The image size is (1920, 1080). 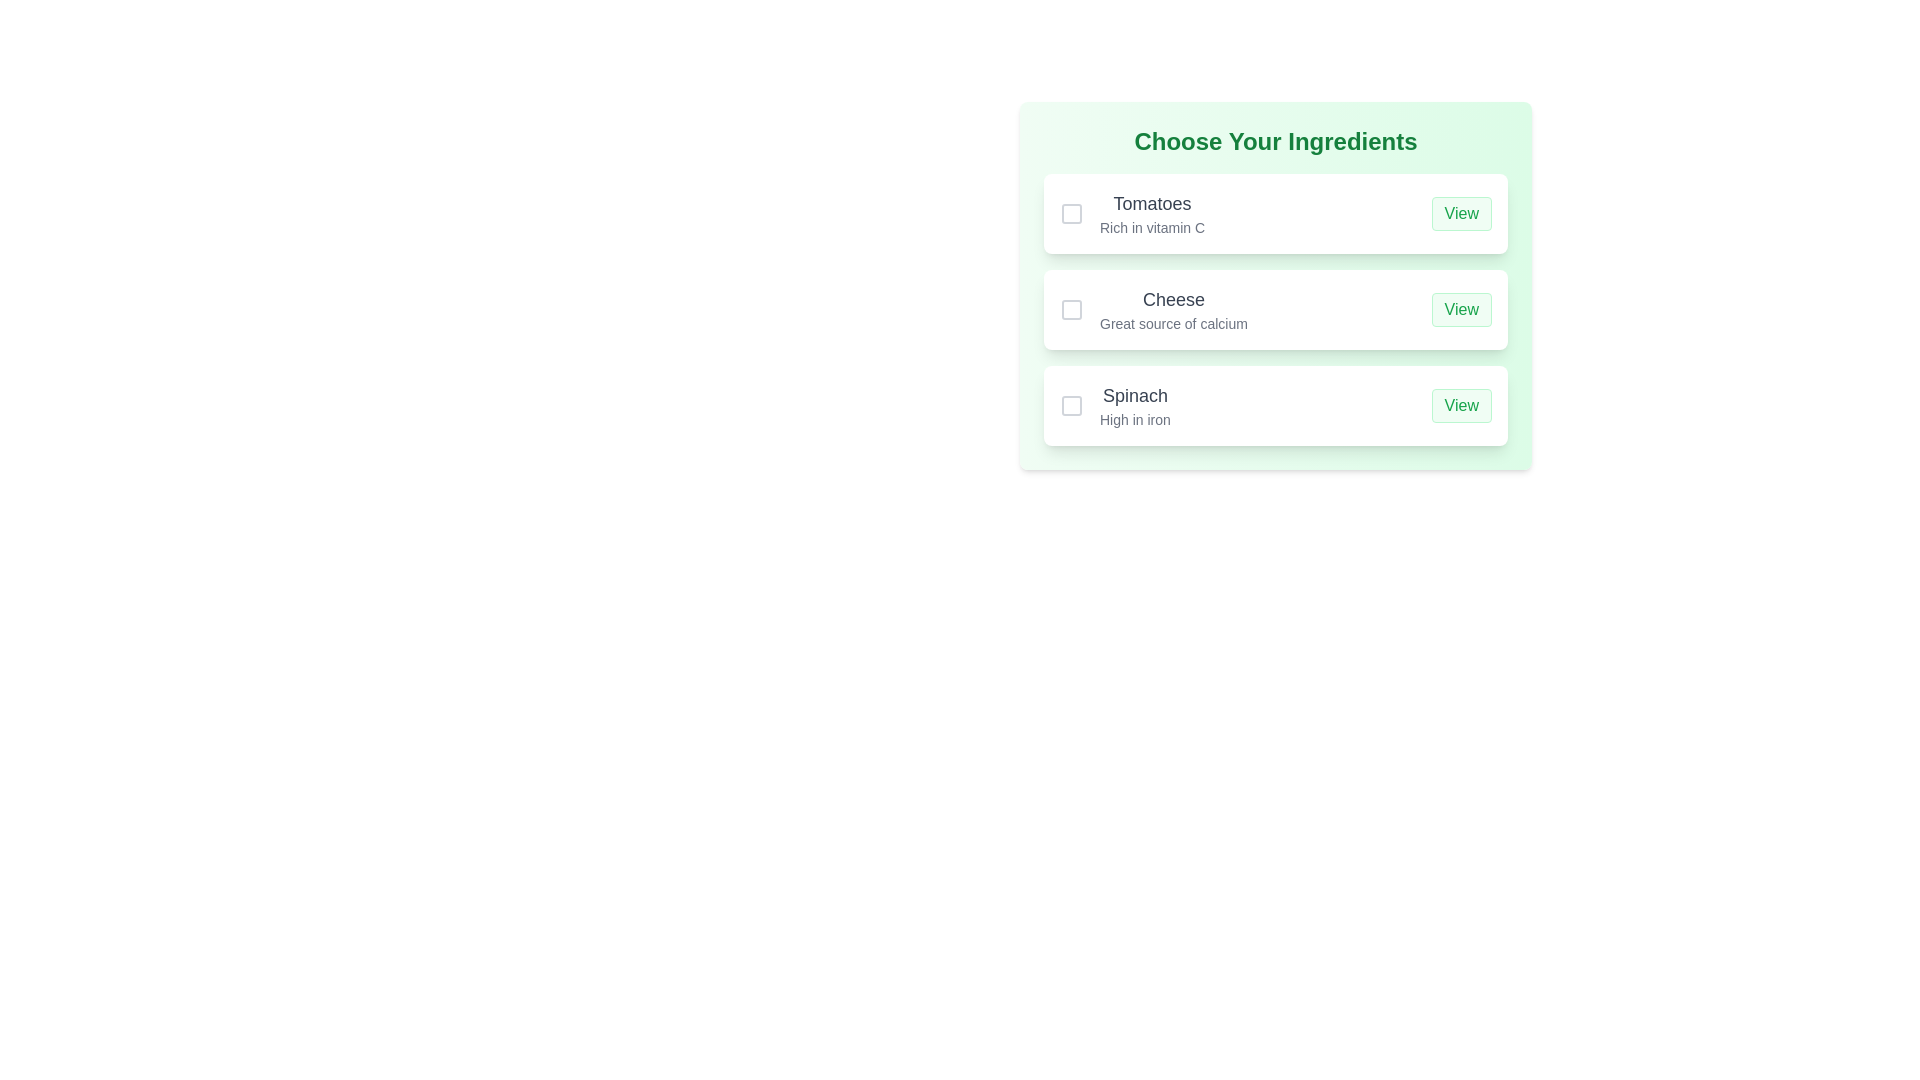 I want to click on the text label that provides nutritional information about 'Spinach', which is positioned underneath the 'Spinach' text in the third row of the 'Choose Your Ingredients' list, so click(x=1135, y=419).